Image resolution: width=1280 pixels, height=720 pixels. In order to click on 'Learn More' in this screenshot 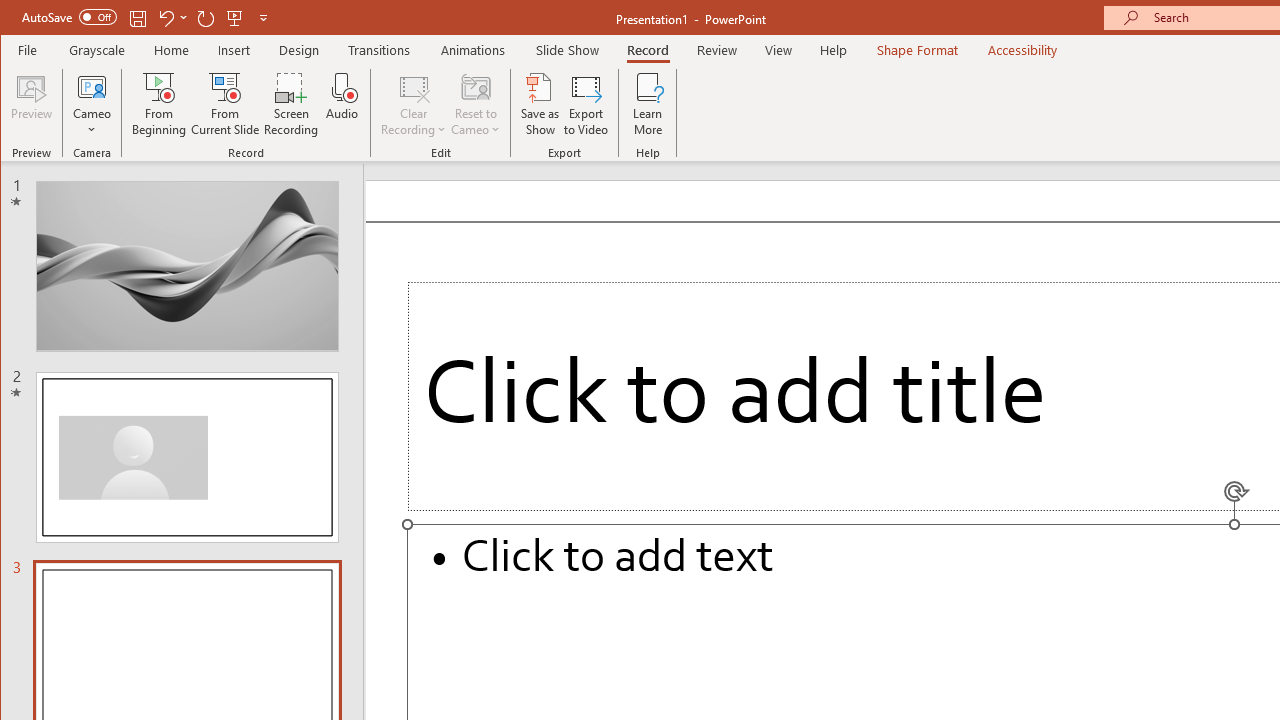, I will do `click(648, 104)`.